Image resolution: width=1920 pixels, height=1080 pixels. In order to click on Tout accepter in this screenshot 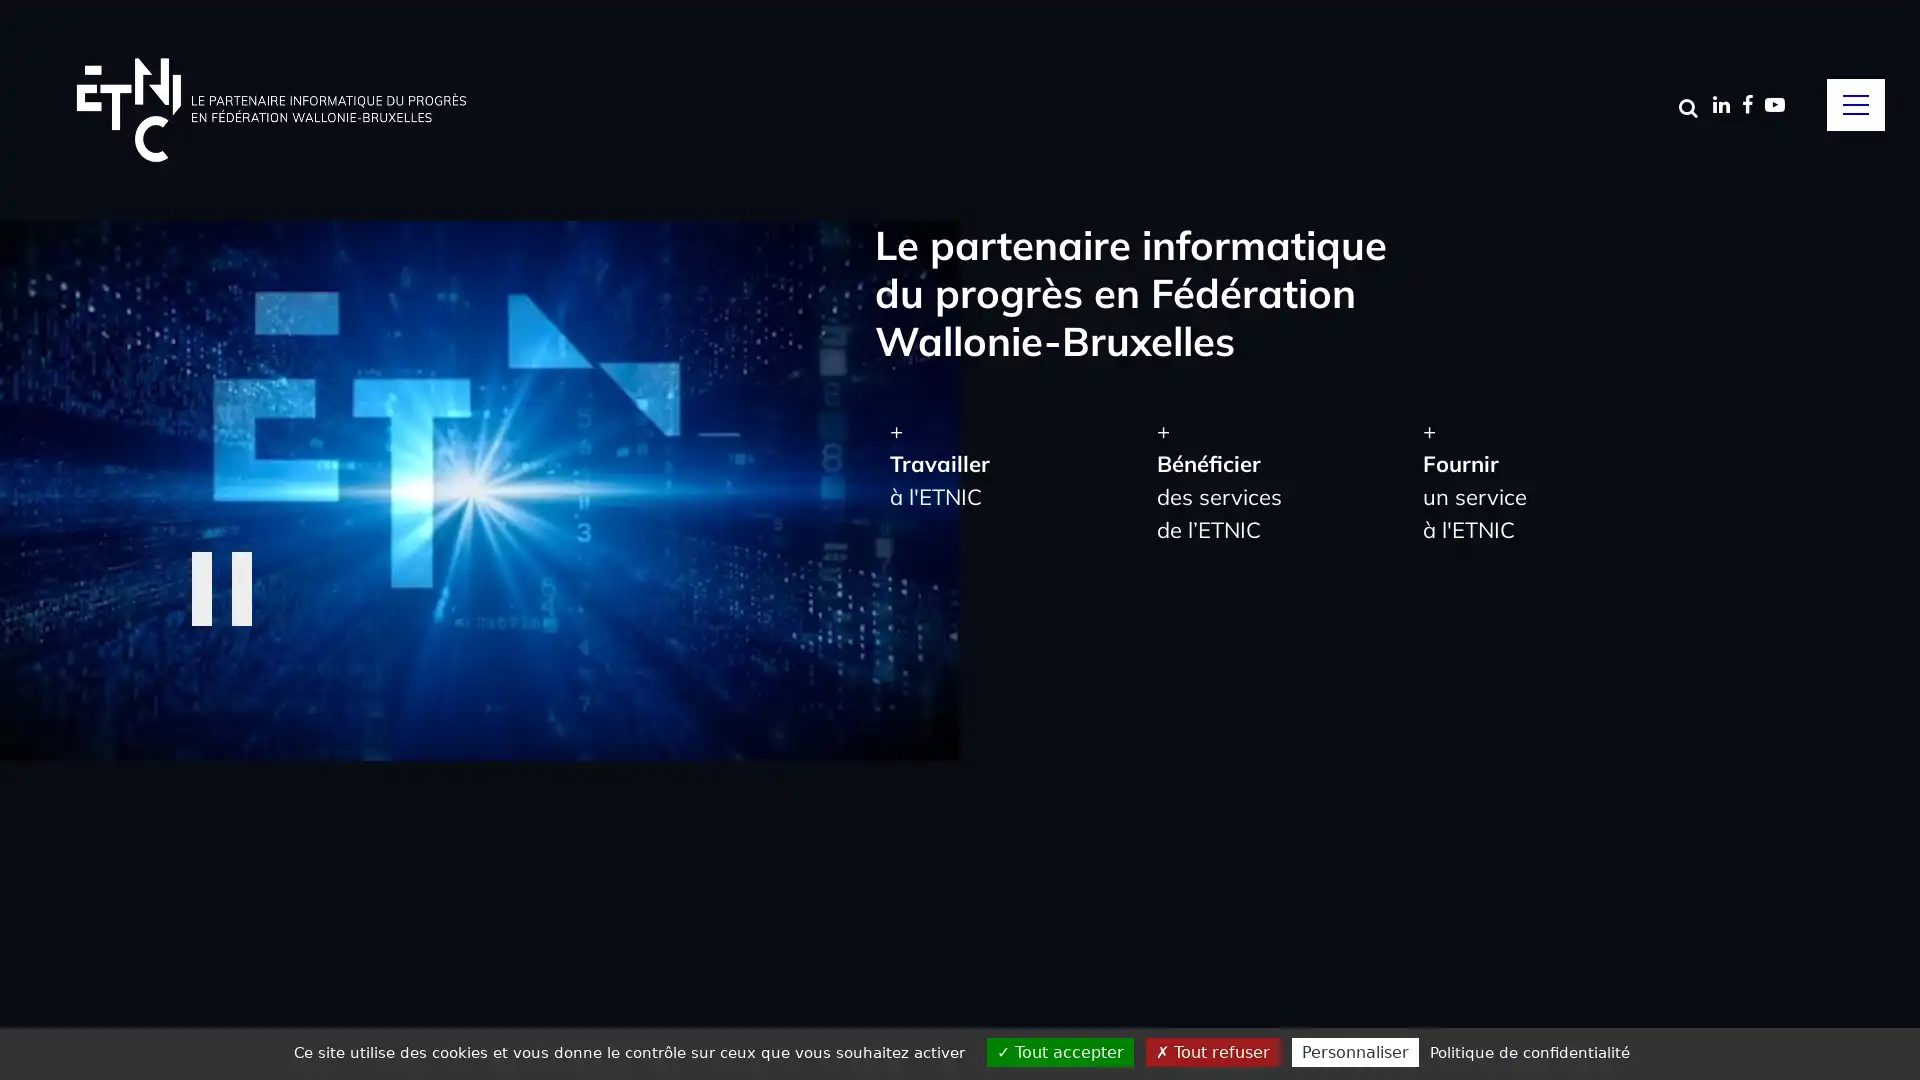, I will do `click(1059, 1051)`.